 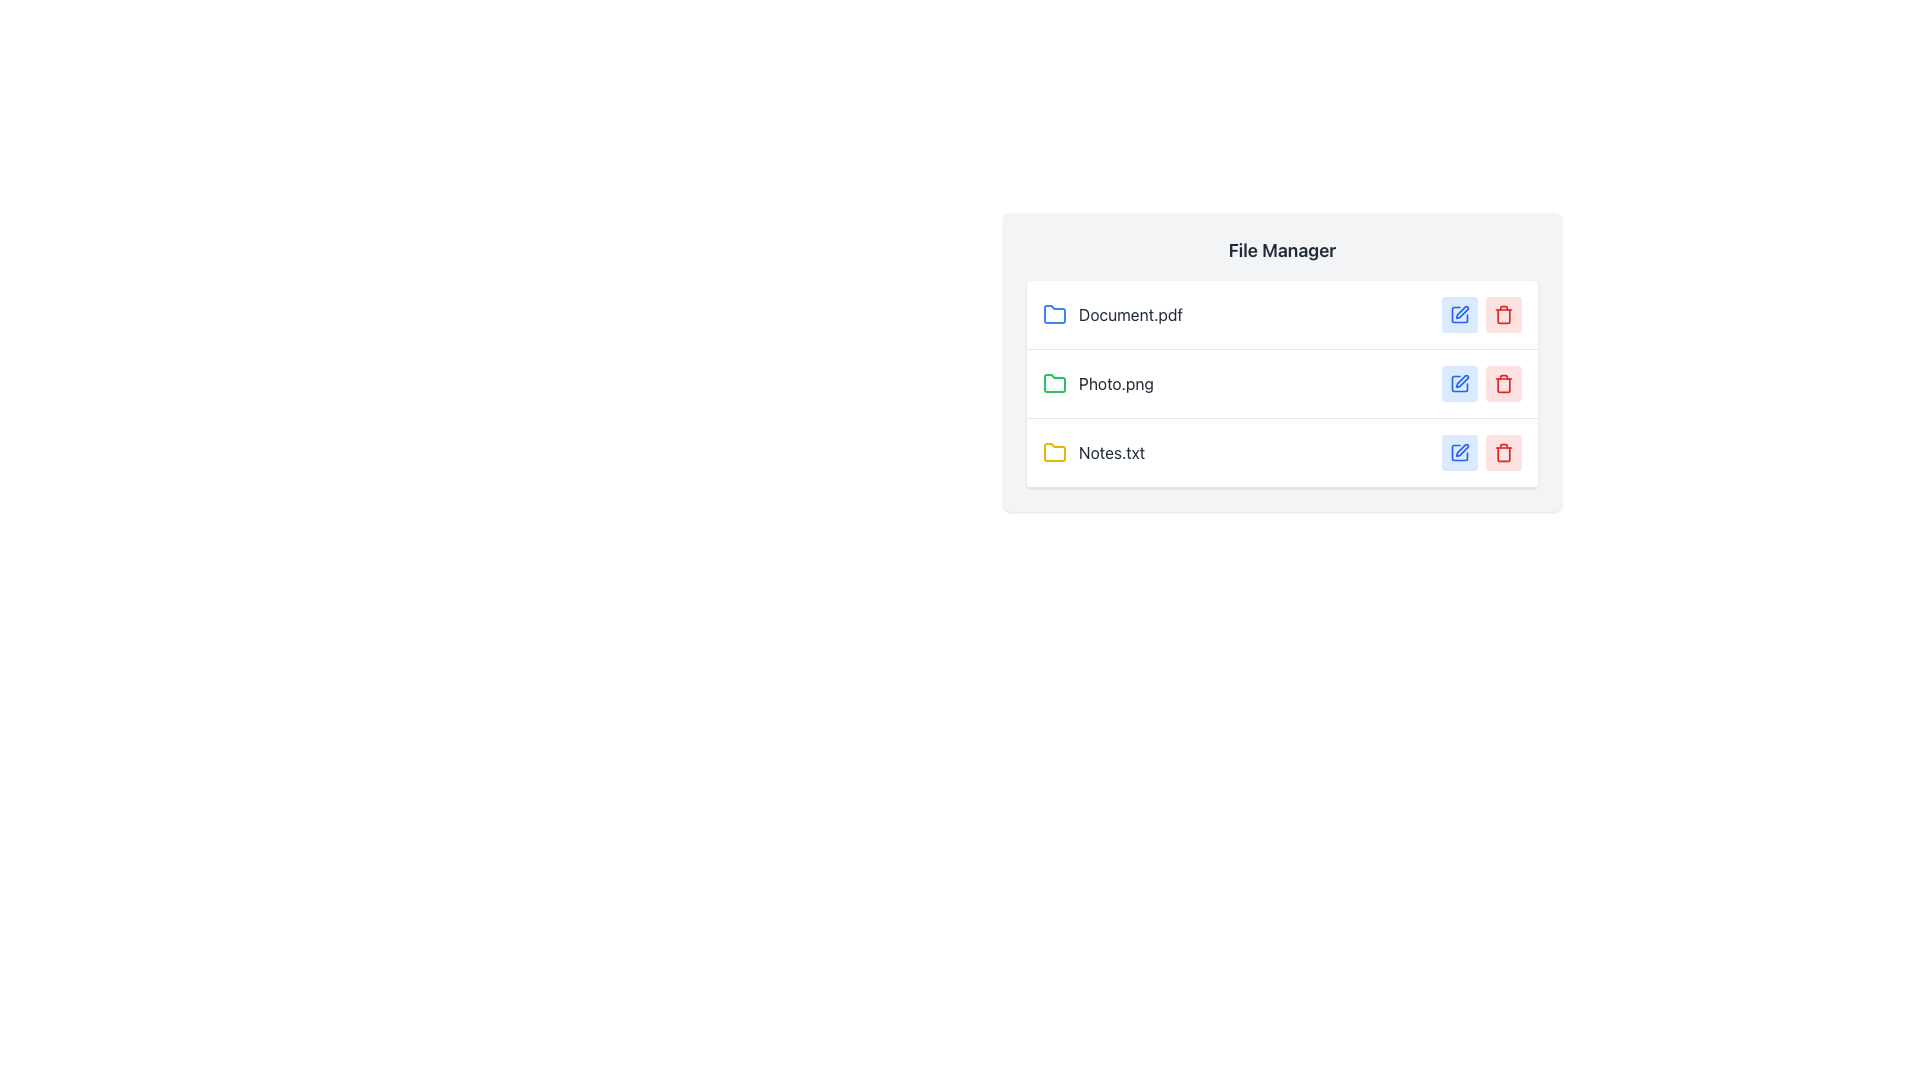 What do you see at coordinates (1112, 315) in the screenshot?
I see `the 'Document.pdf' file item in the File Manager list` at bounding box center [1112, 315].